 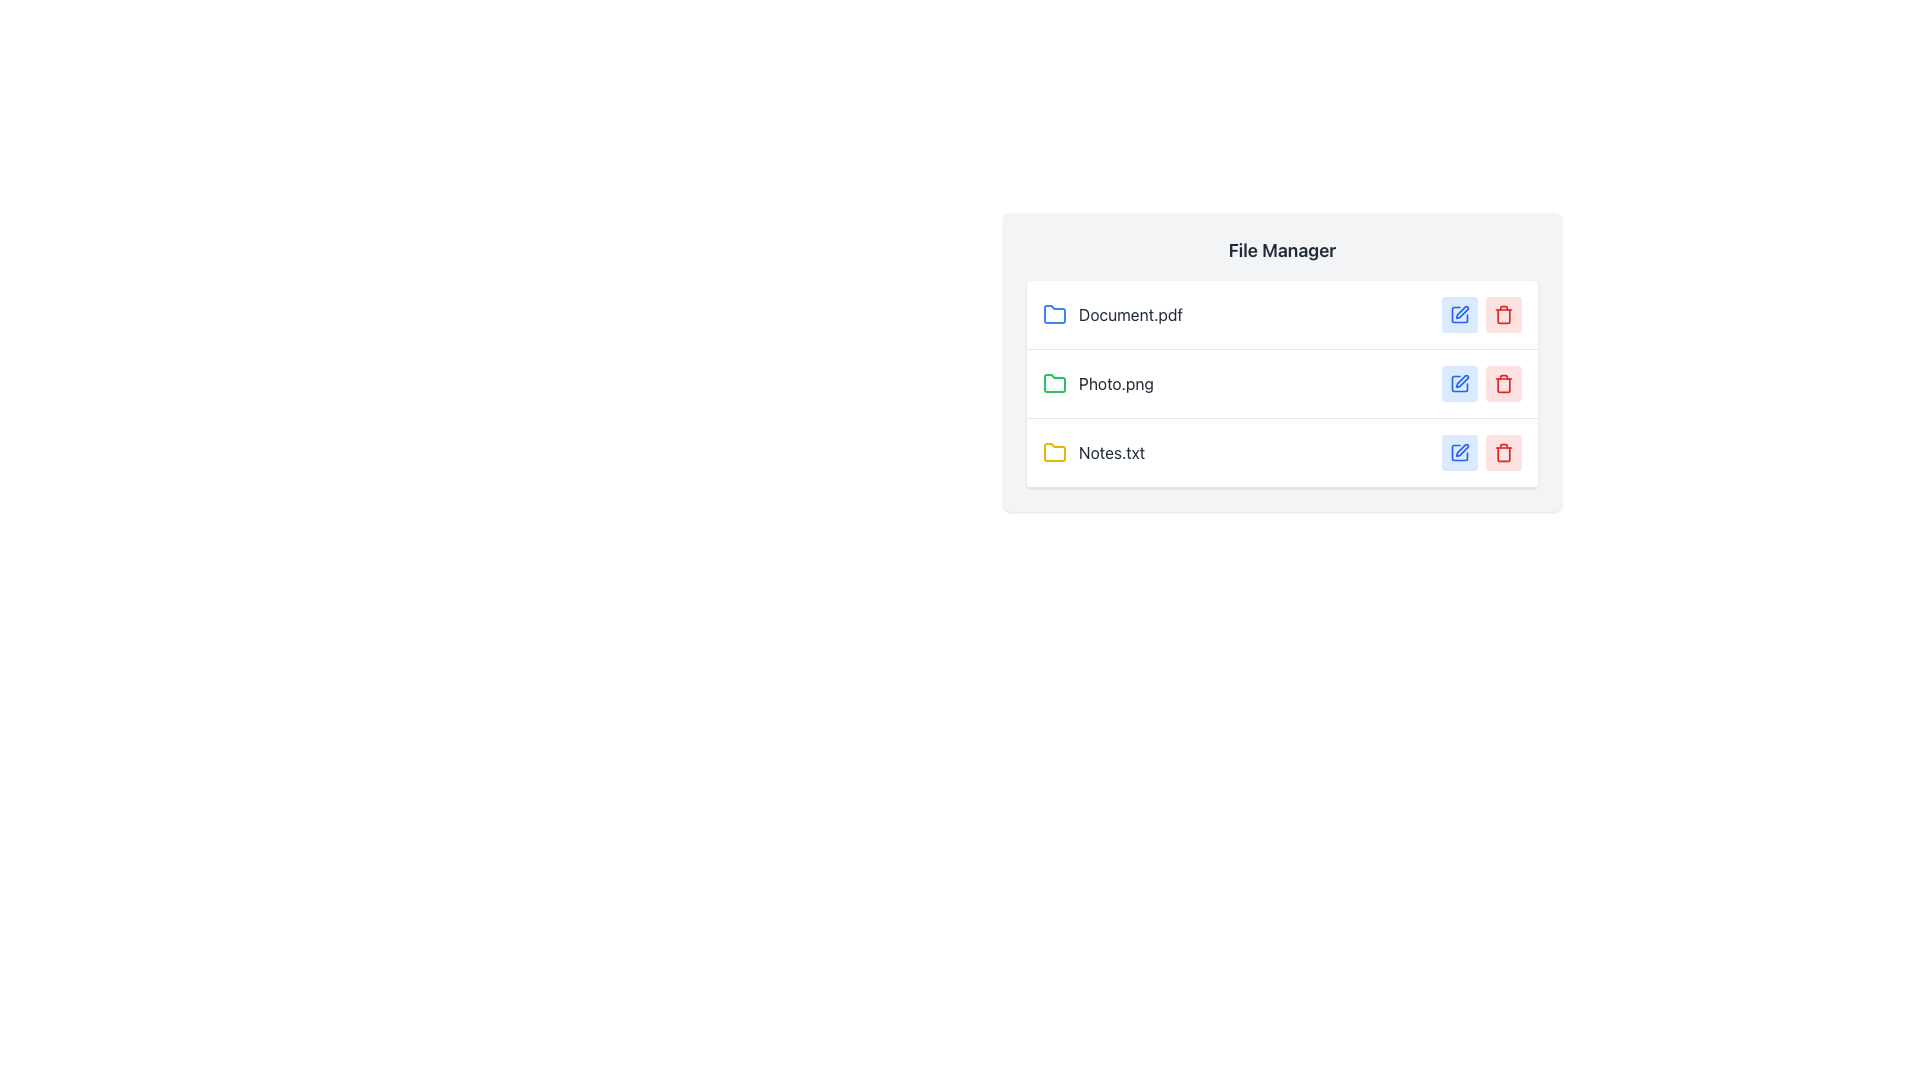 What do you see at coordinates (1112, 315) in the screenshot?
I see `the 'Document.pdf' file item in the File Manager list` at bounding box center [1112, 315].